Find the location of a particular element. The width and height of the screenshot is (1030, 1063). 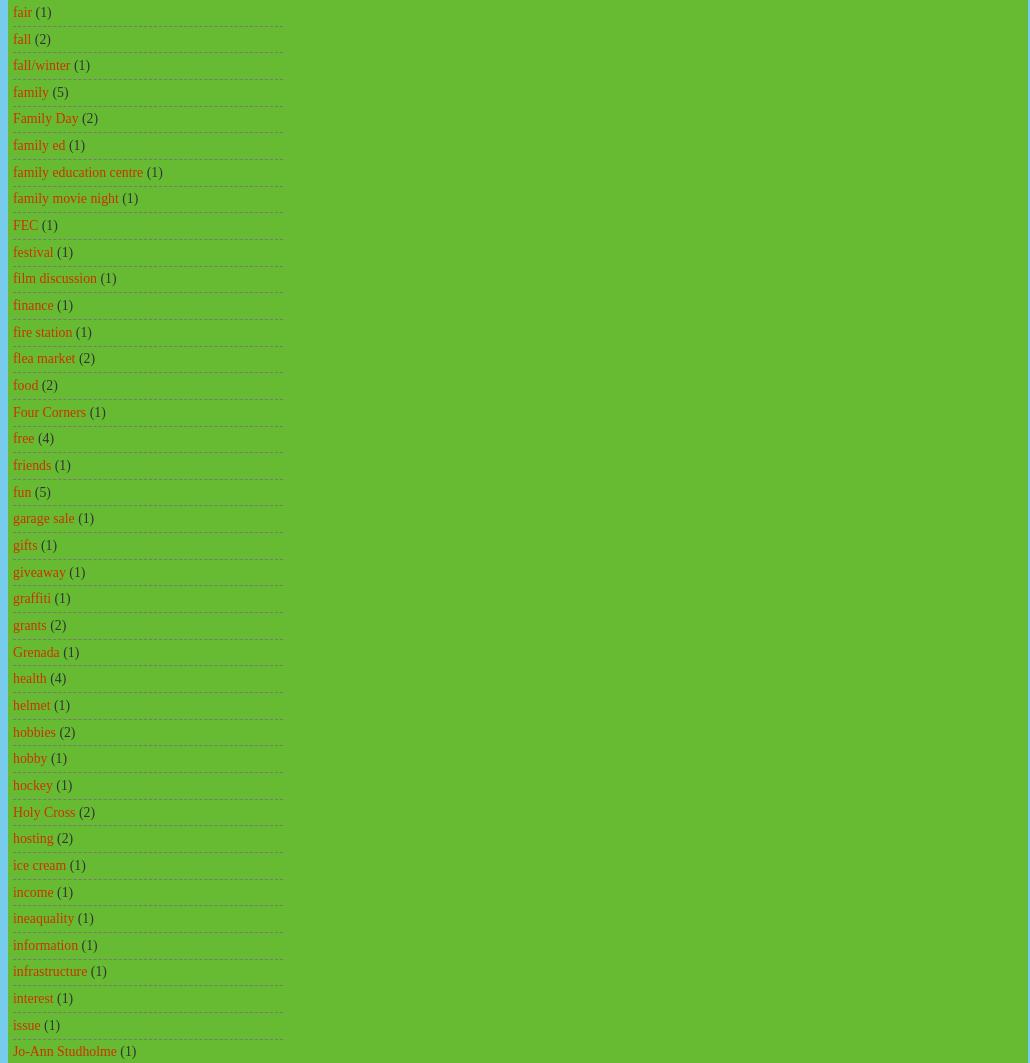

'giveaway' is located at coordinates (39, 570).